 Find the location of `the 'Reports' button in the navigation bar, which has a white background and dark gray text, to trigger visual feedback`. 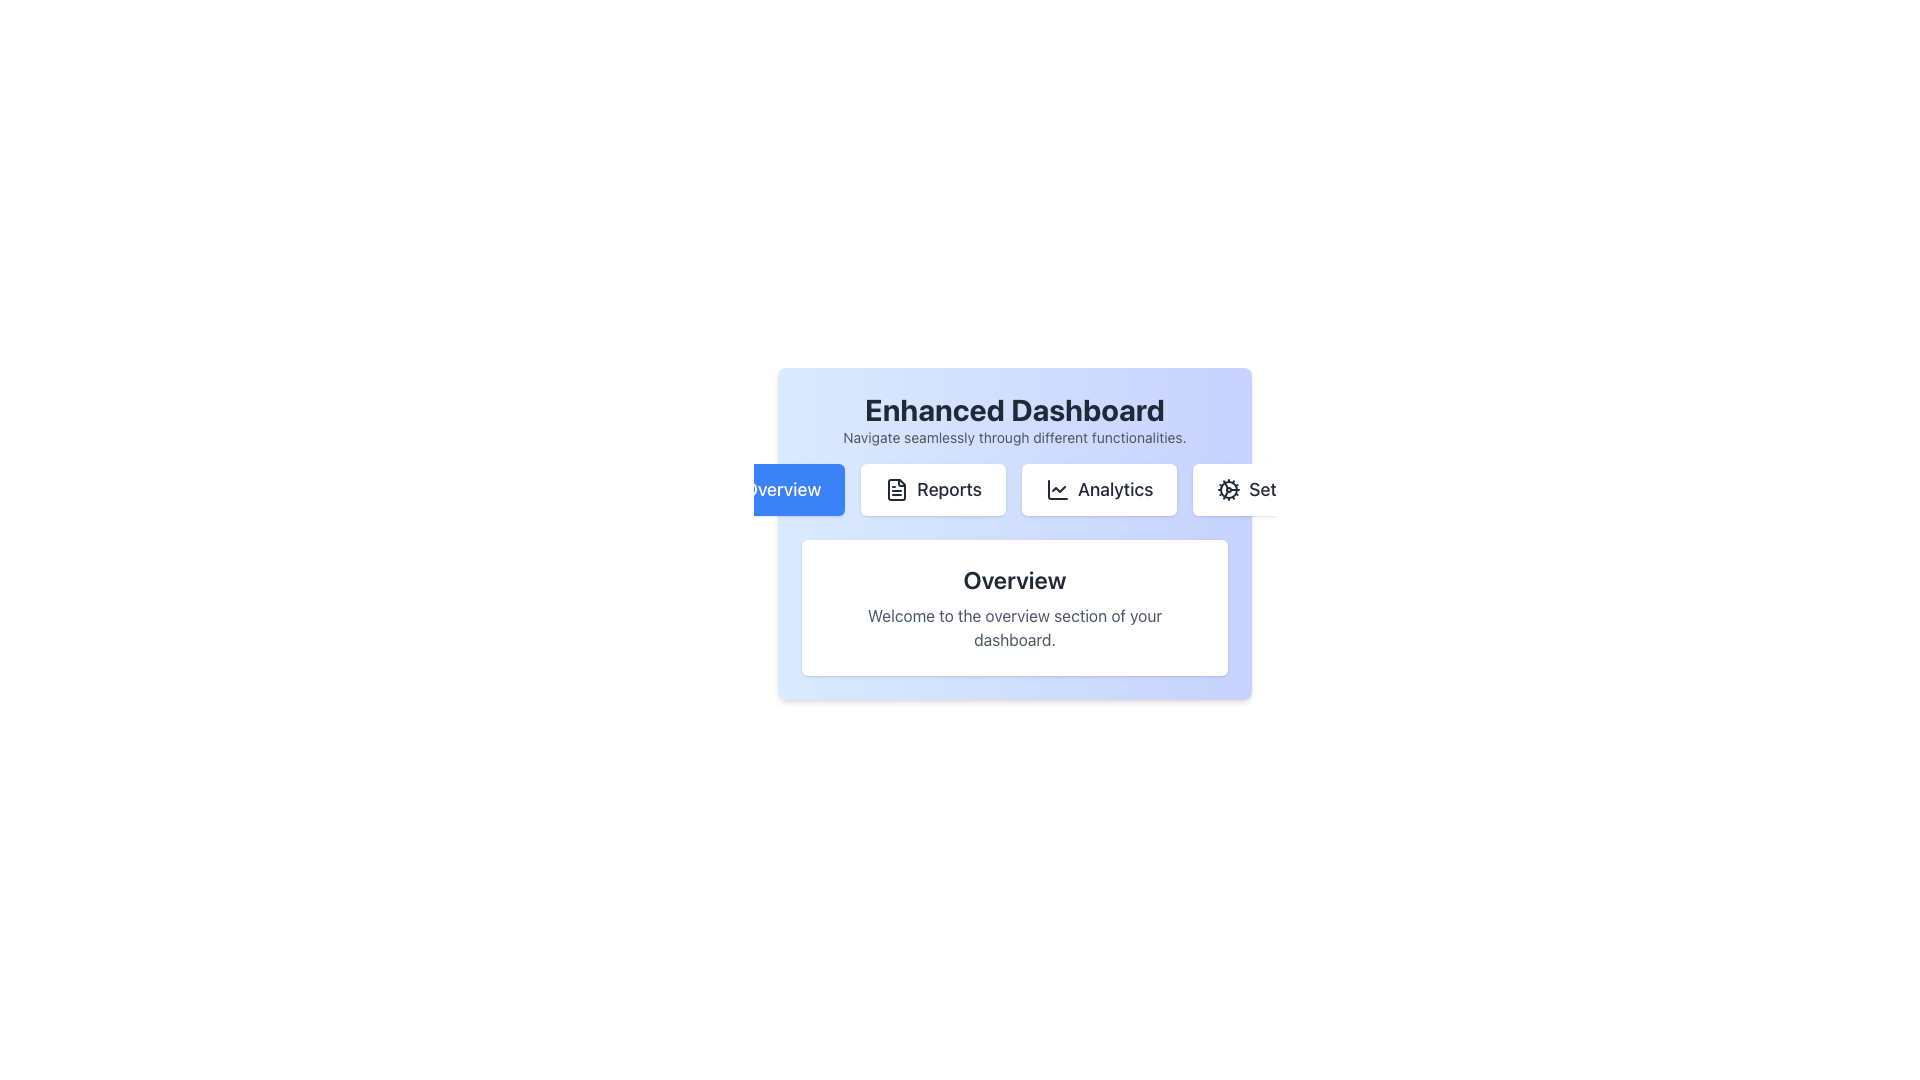

the 'Reports' button in the navigation bar, which has a white background and dark gray text, to trigger visual feedback is located at coordinates (932, 489).